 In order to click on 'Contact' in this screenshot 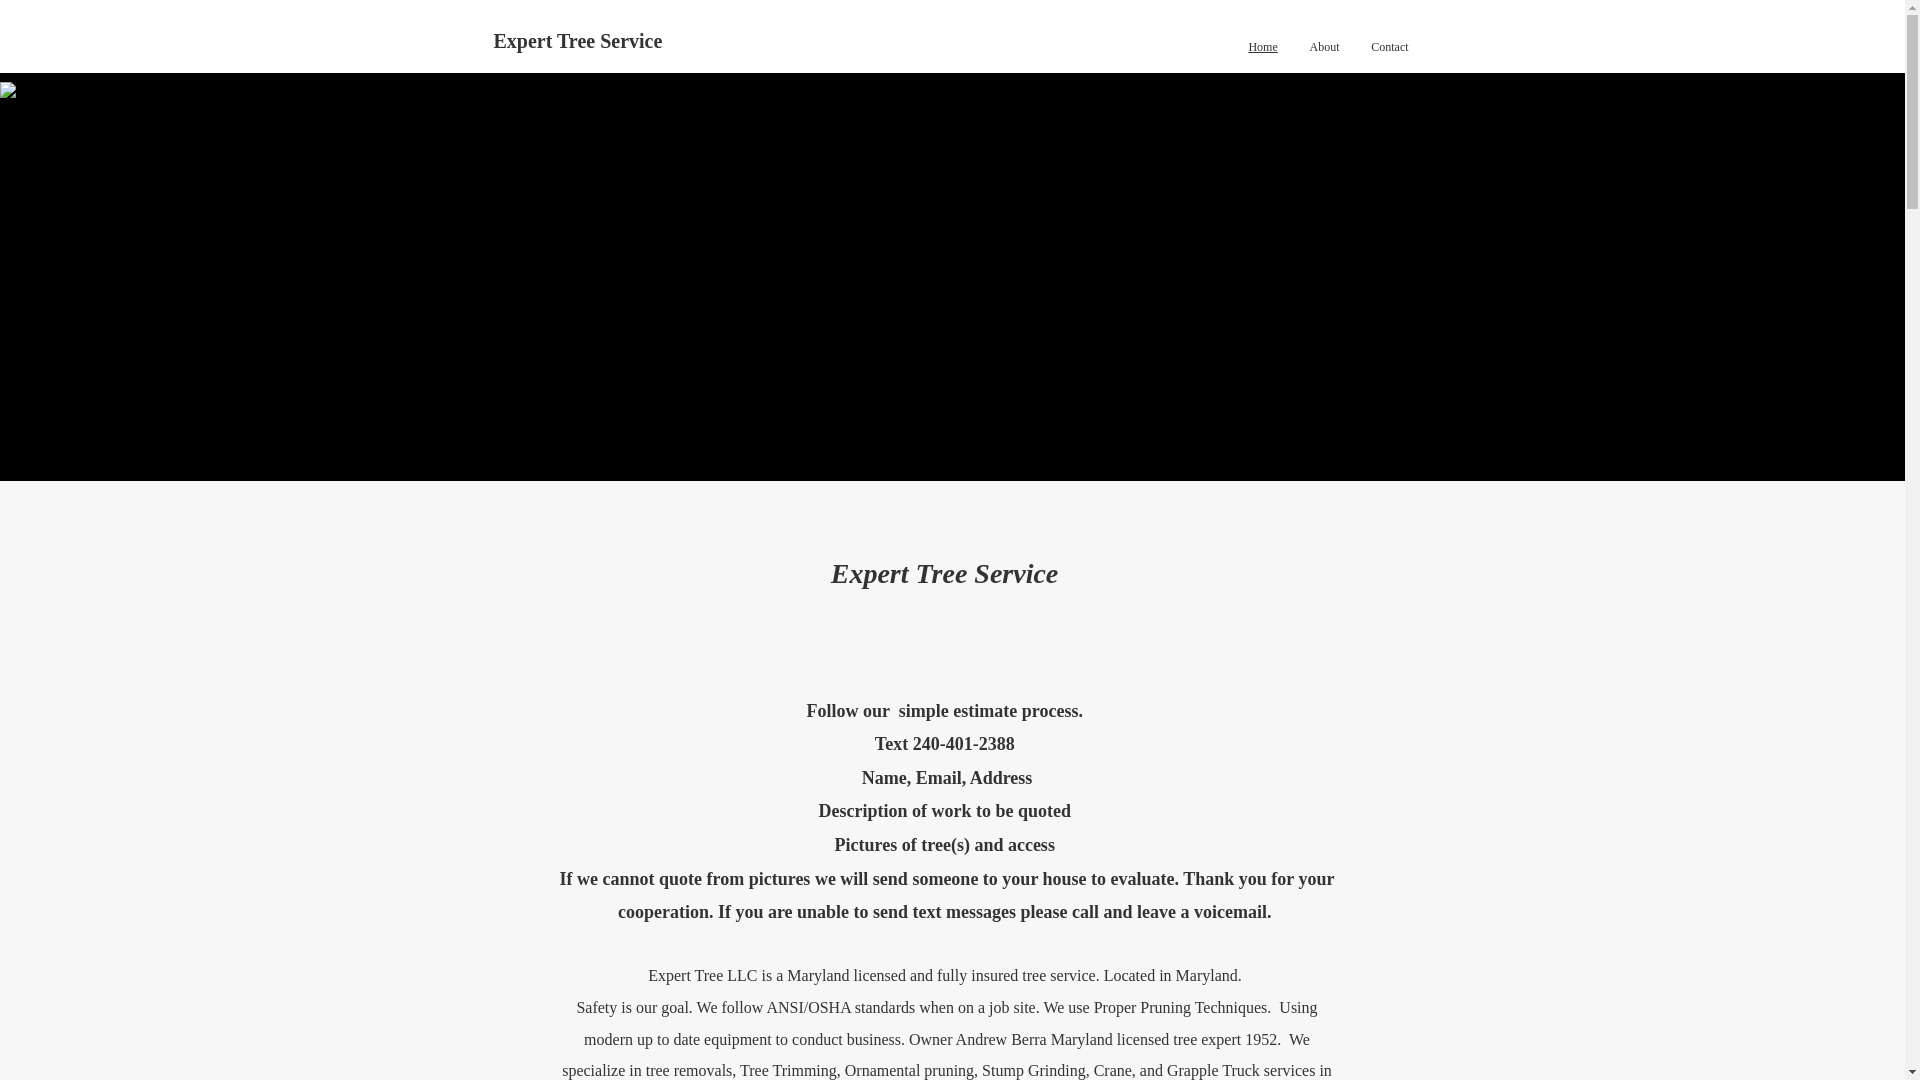, I will do `click(1388, 45)`.